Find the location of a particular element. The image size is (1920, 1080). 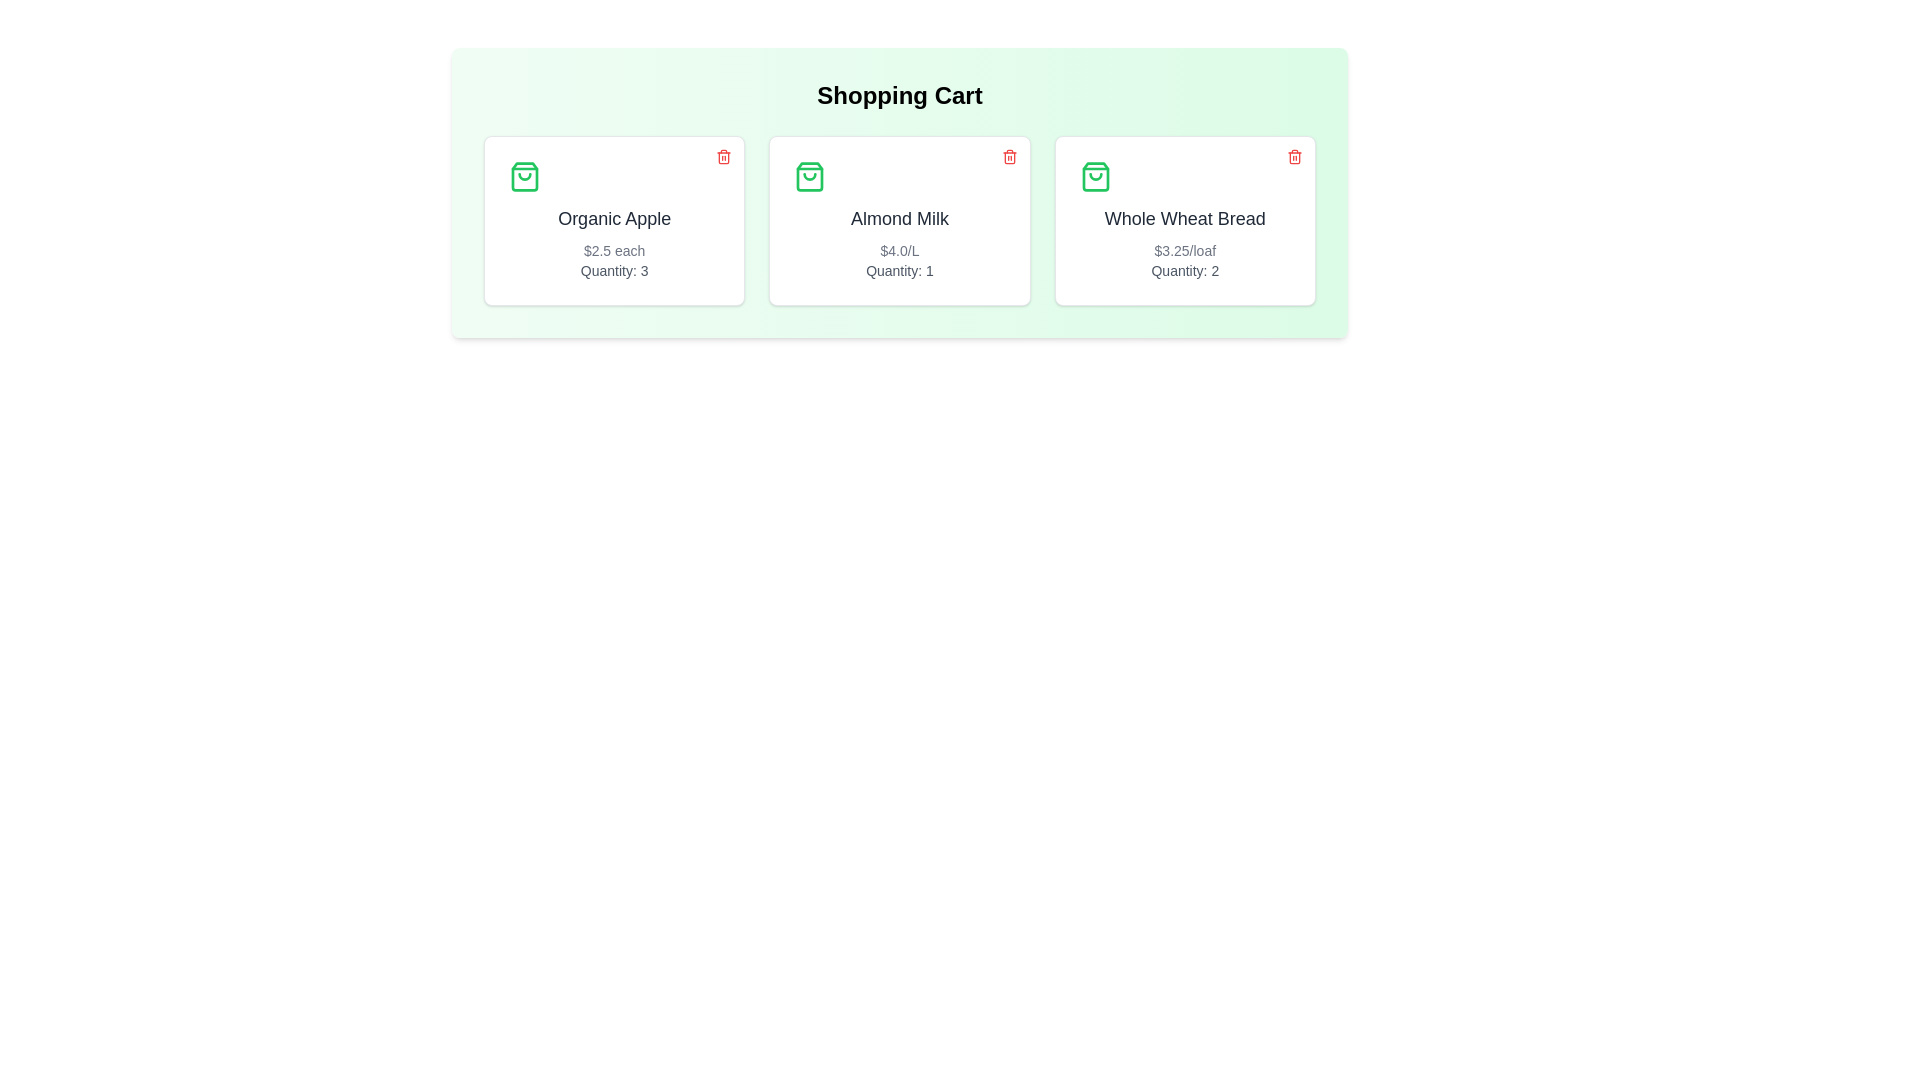

the trash icon of the item named Almond Milk to remove it from the cart is located at coordinates (1009, 156).